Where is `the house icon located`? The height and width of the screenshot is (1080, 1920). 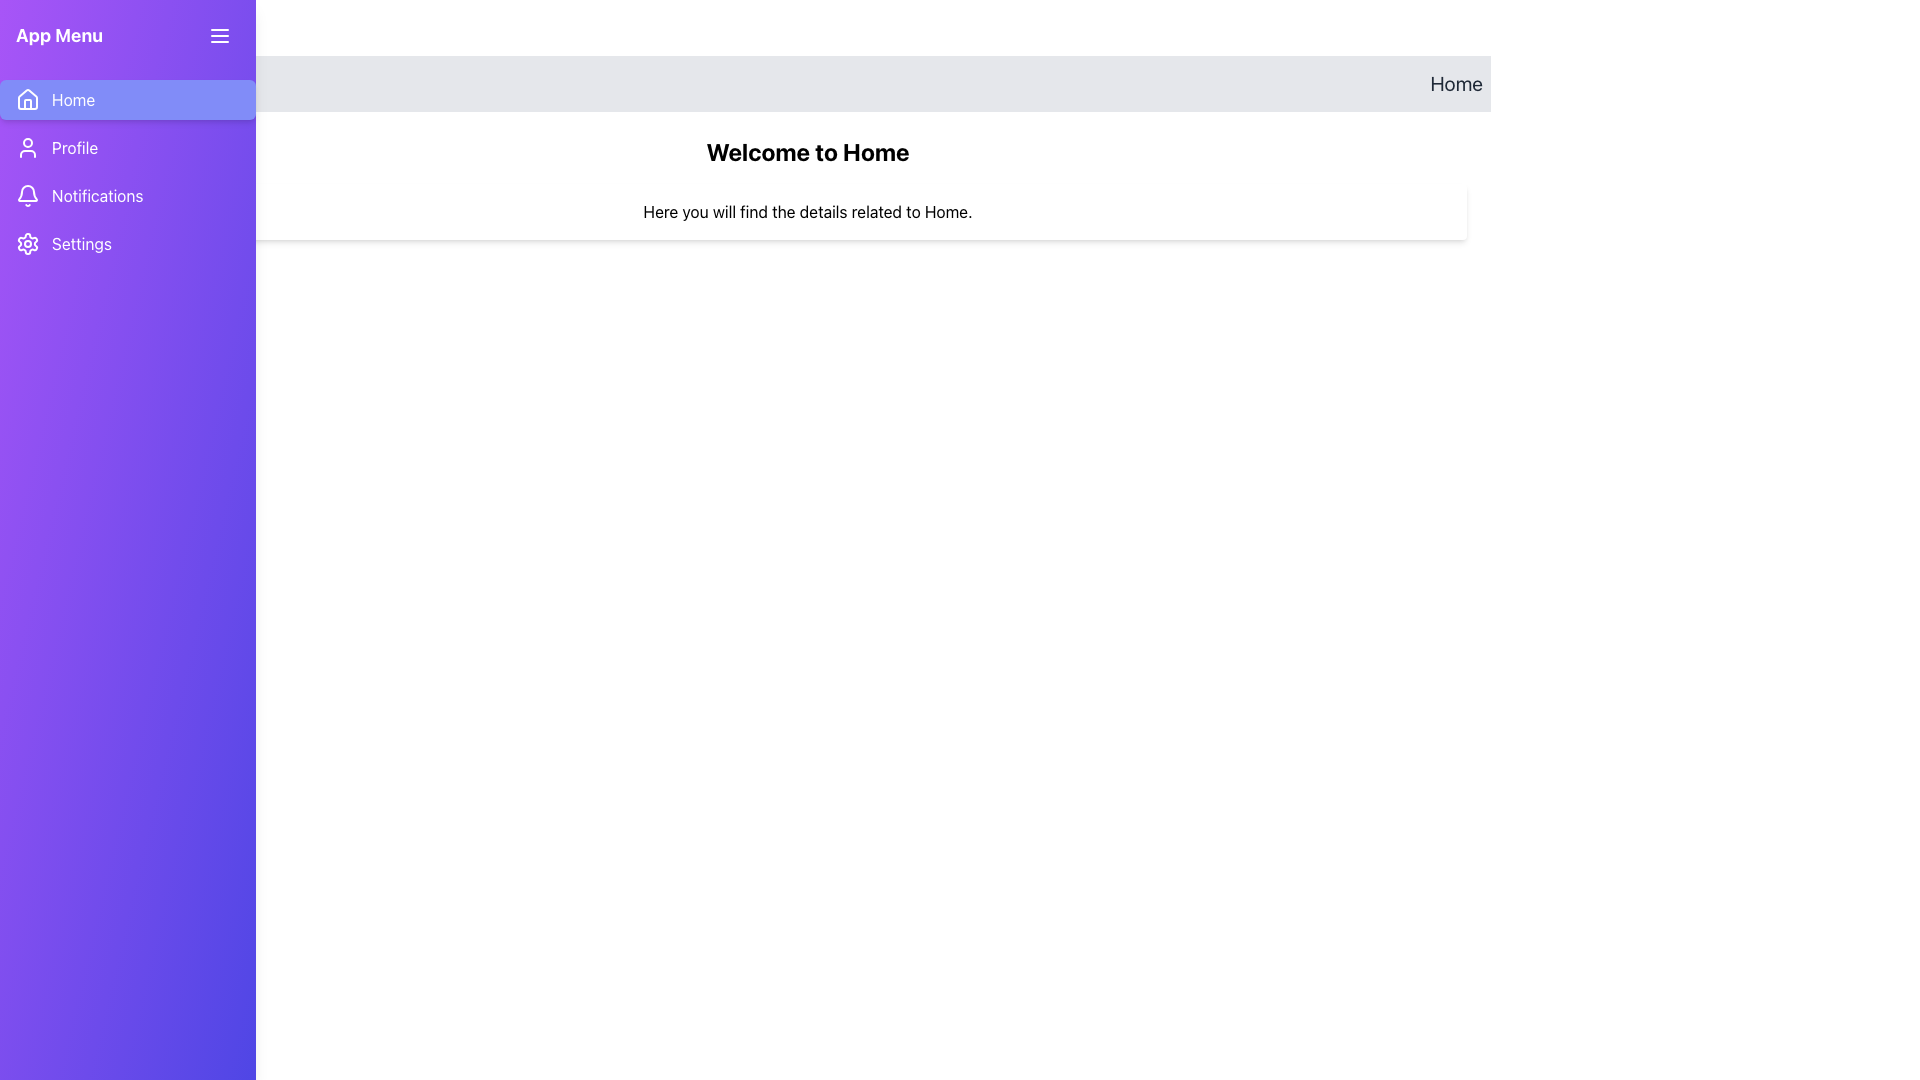 the house icon located is located at coordinates (28, 99).